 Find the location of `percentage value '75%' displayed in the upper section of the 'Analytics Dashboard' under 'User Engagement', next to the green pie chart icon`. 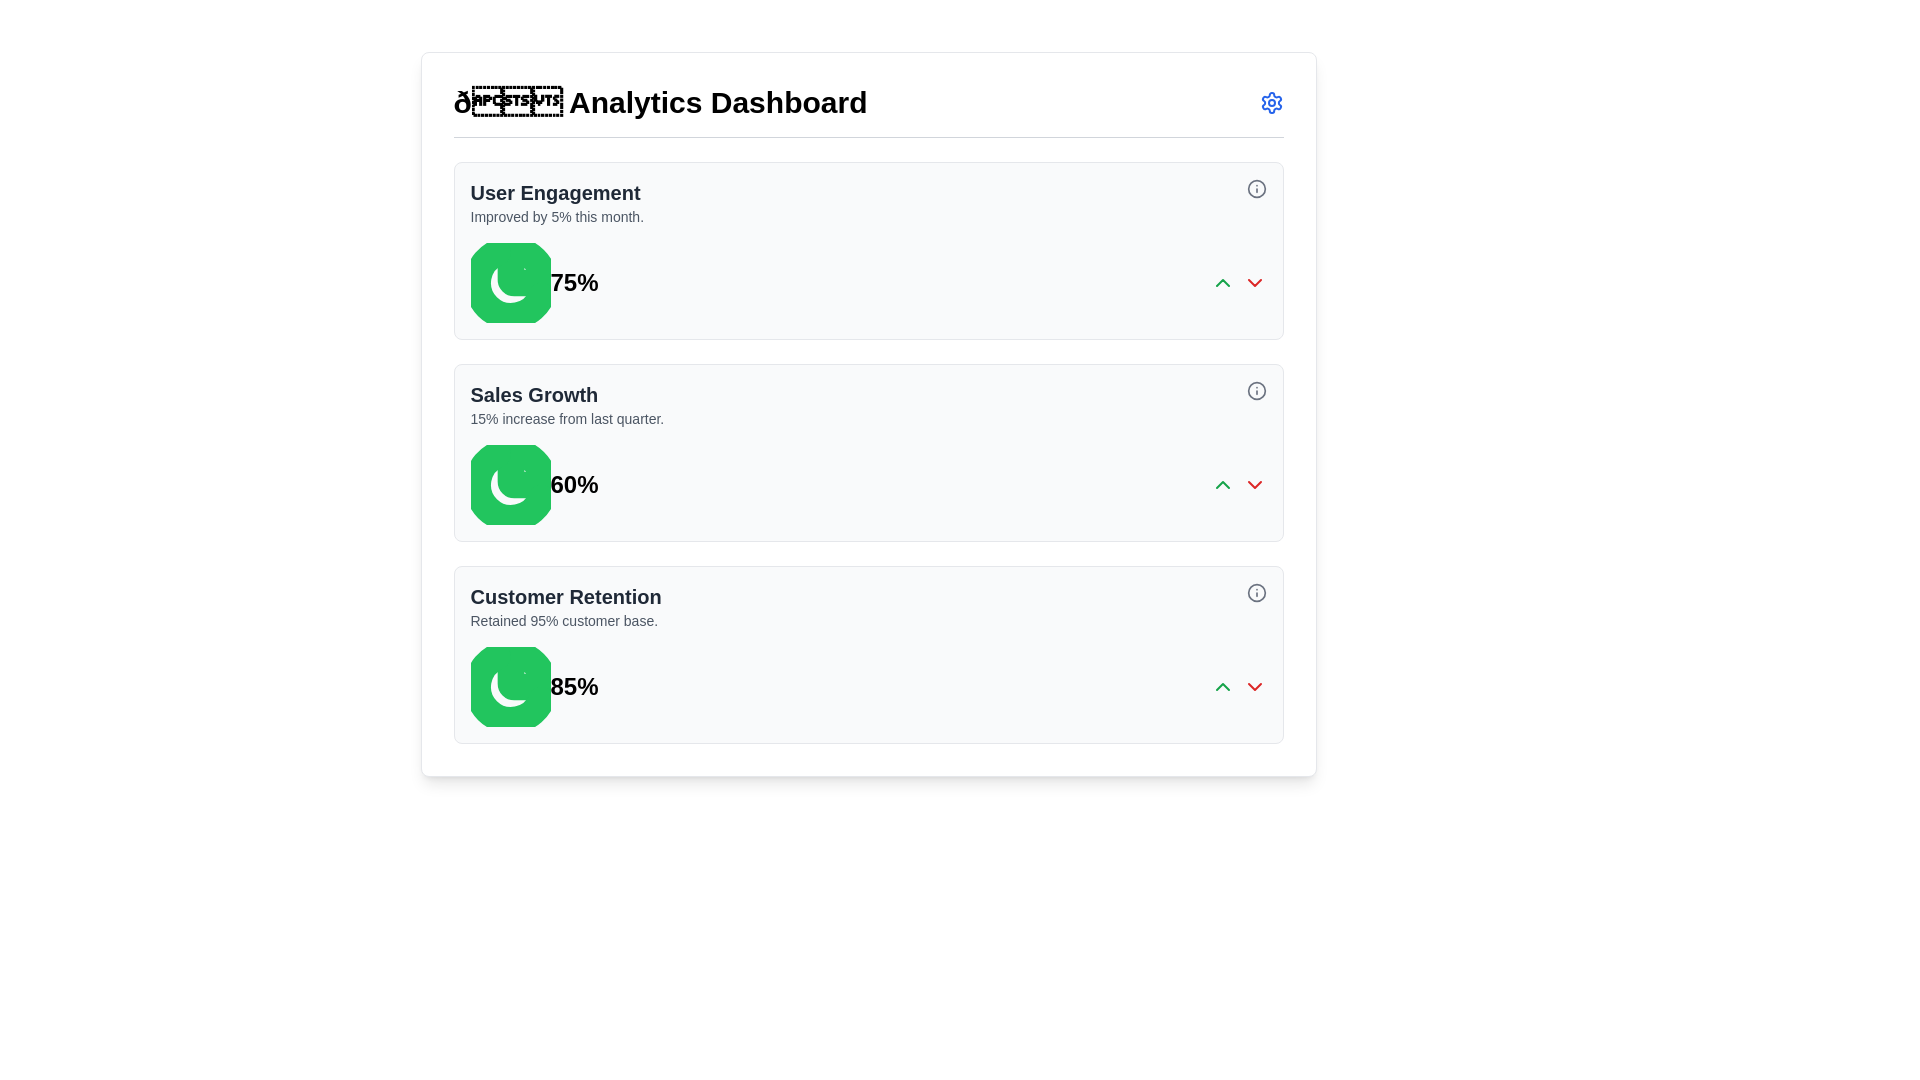

percentage value '75%' displayed in the upper section of the 'Analytics Dashboard' under 'User Engagement', next to the green pie chart icon is located at coordinates (573, 282).